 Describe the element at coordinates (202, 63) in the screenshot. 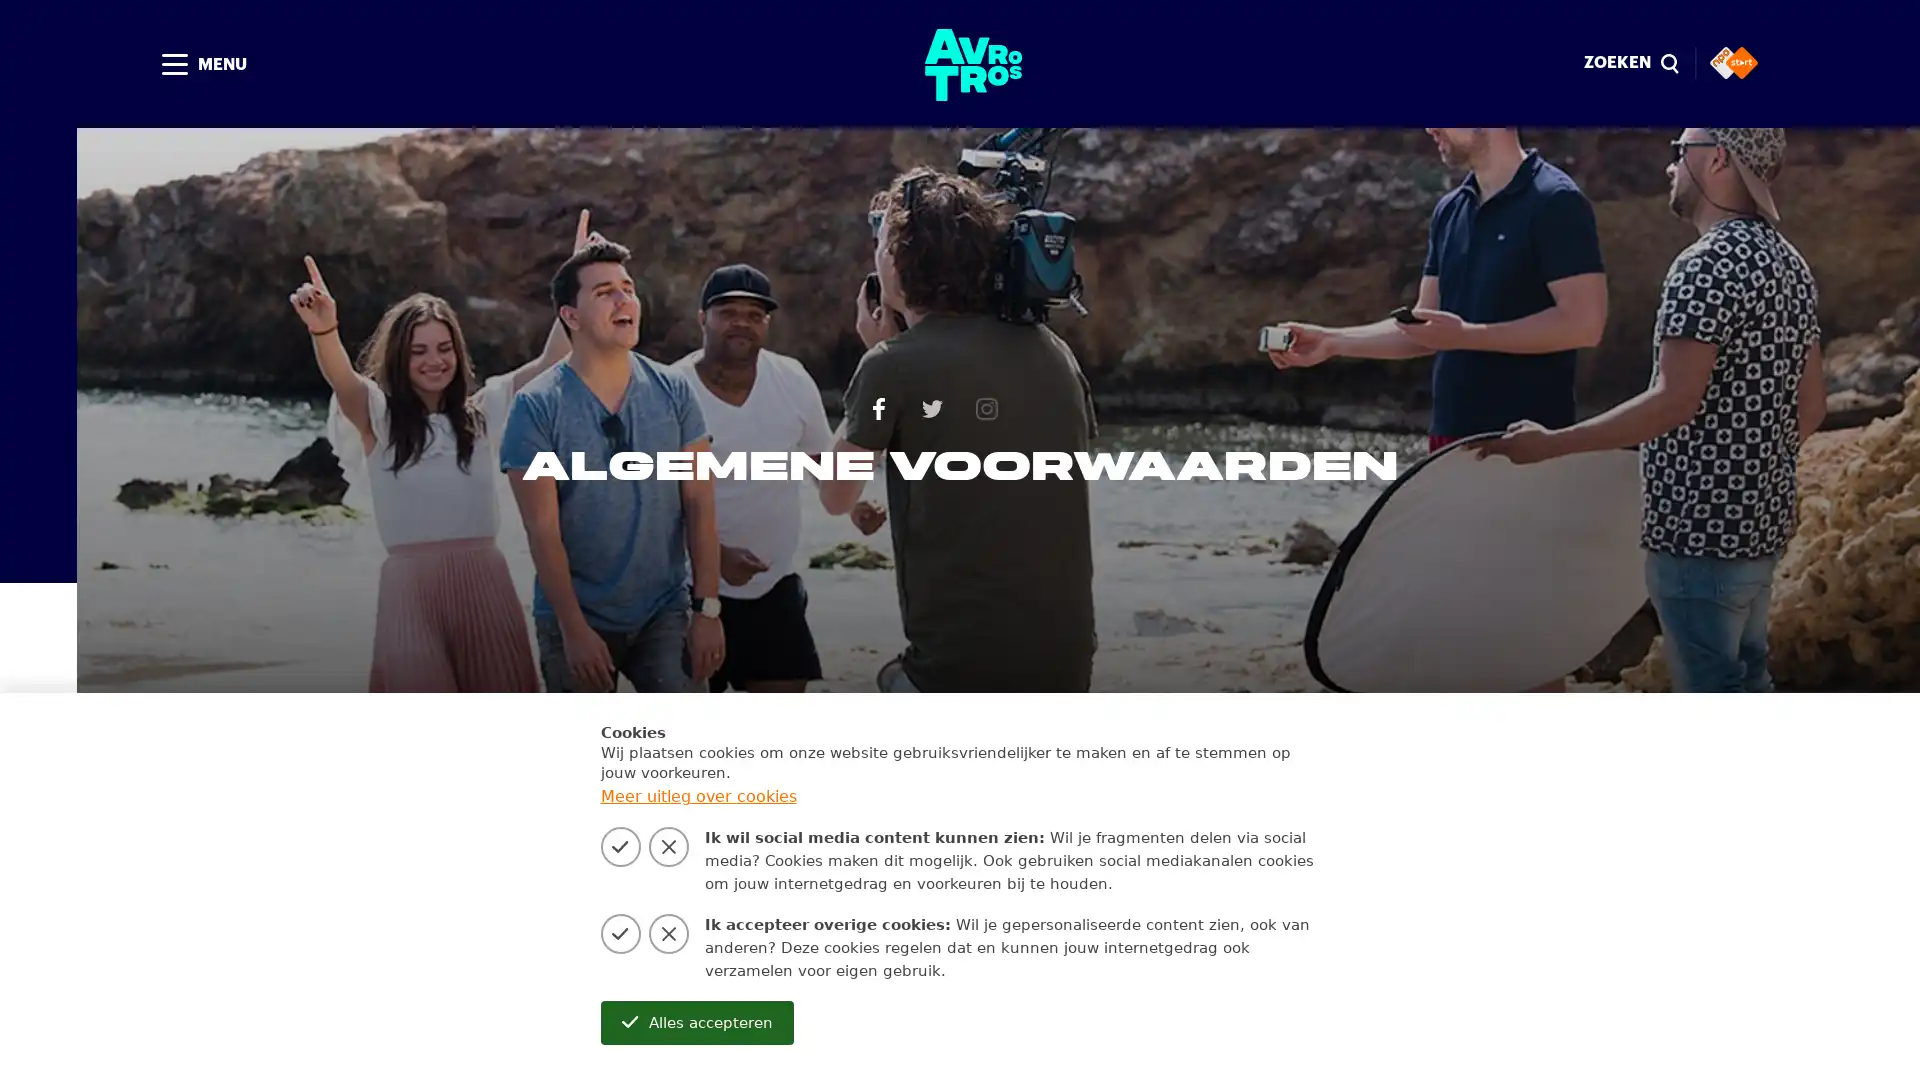

I see `MENU` at that location.